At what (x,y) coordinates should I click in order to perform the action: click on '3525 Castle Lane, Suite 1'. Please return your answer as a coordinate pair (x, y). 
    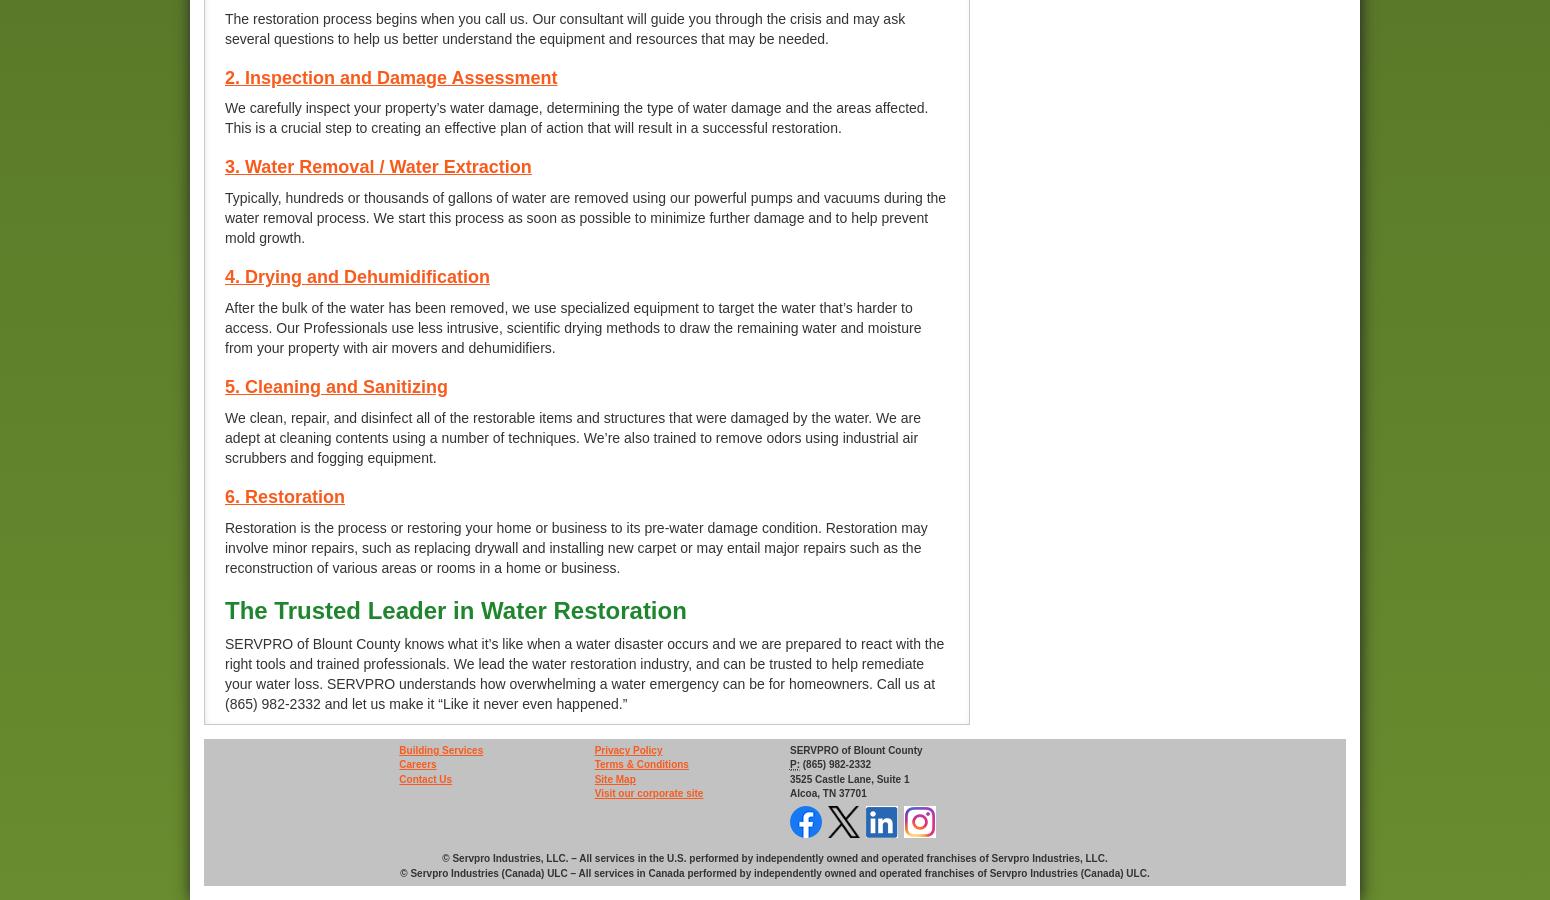
    Looking at the image, I should click on (847, 777).